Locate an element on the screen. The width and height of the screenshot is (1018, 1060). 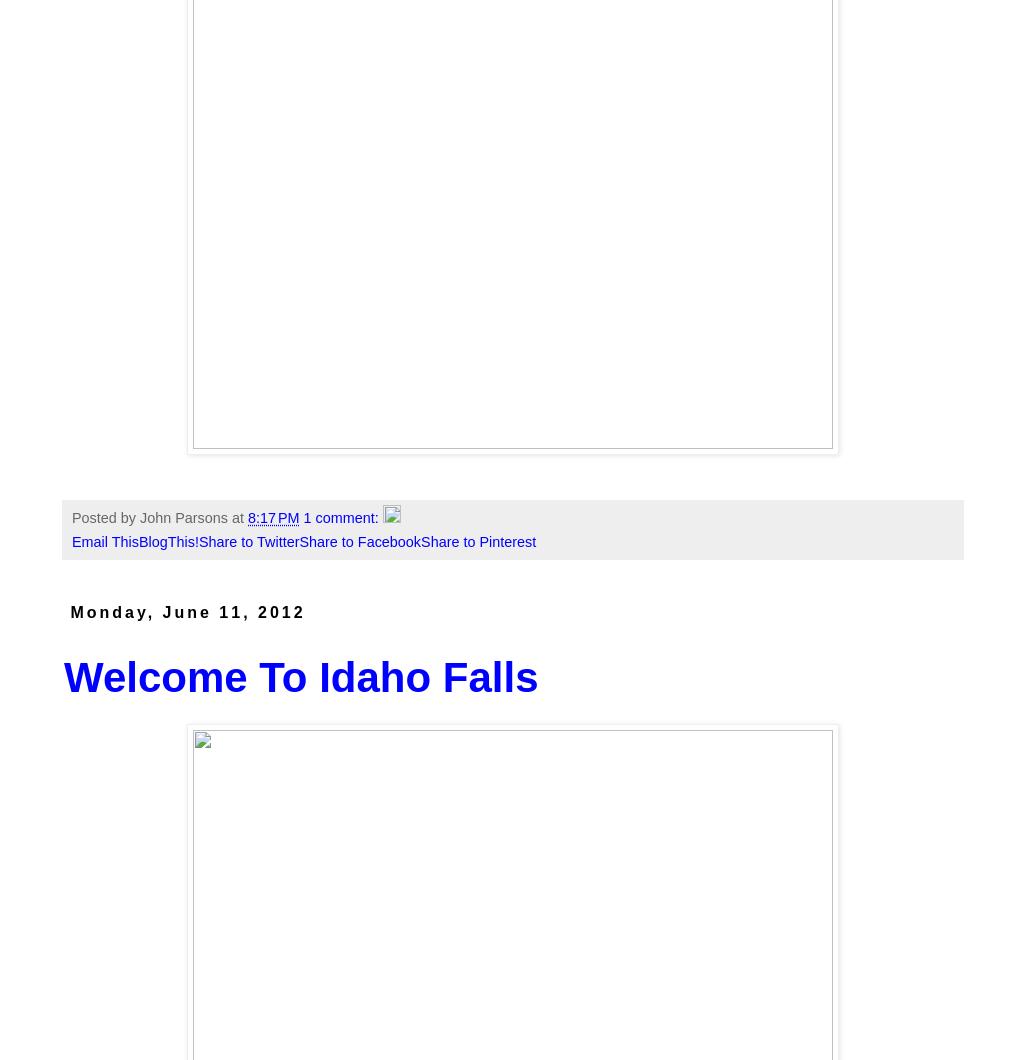
'Share to Twitter' is located at coordinates (247, 541).